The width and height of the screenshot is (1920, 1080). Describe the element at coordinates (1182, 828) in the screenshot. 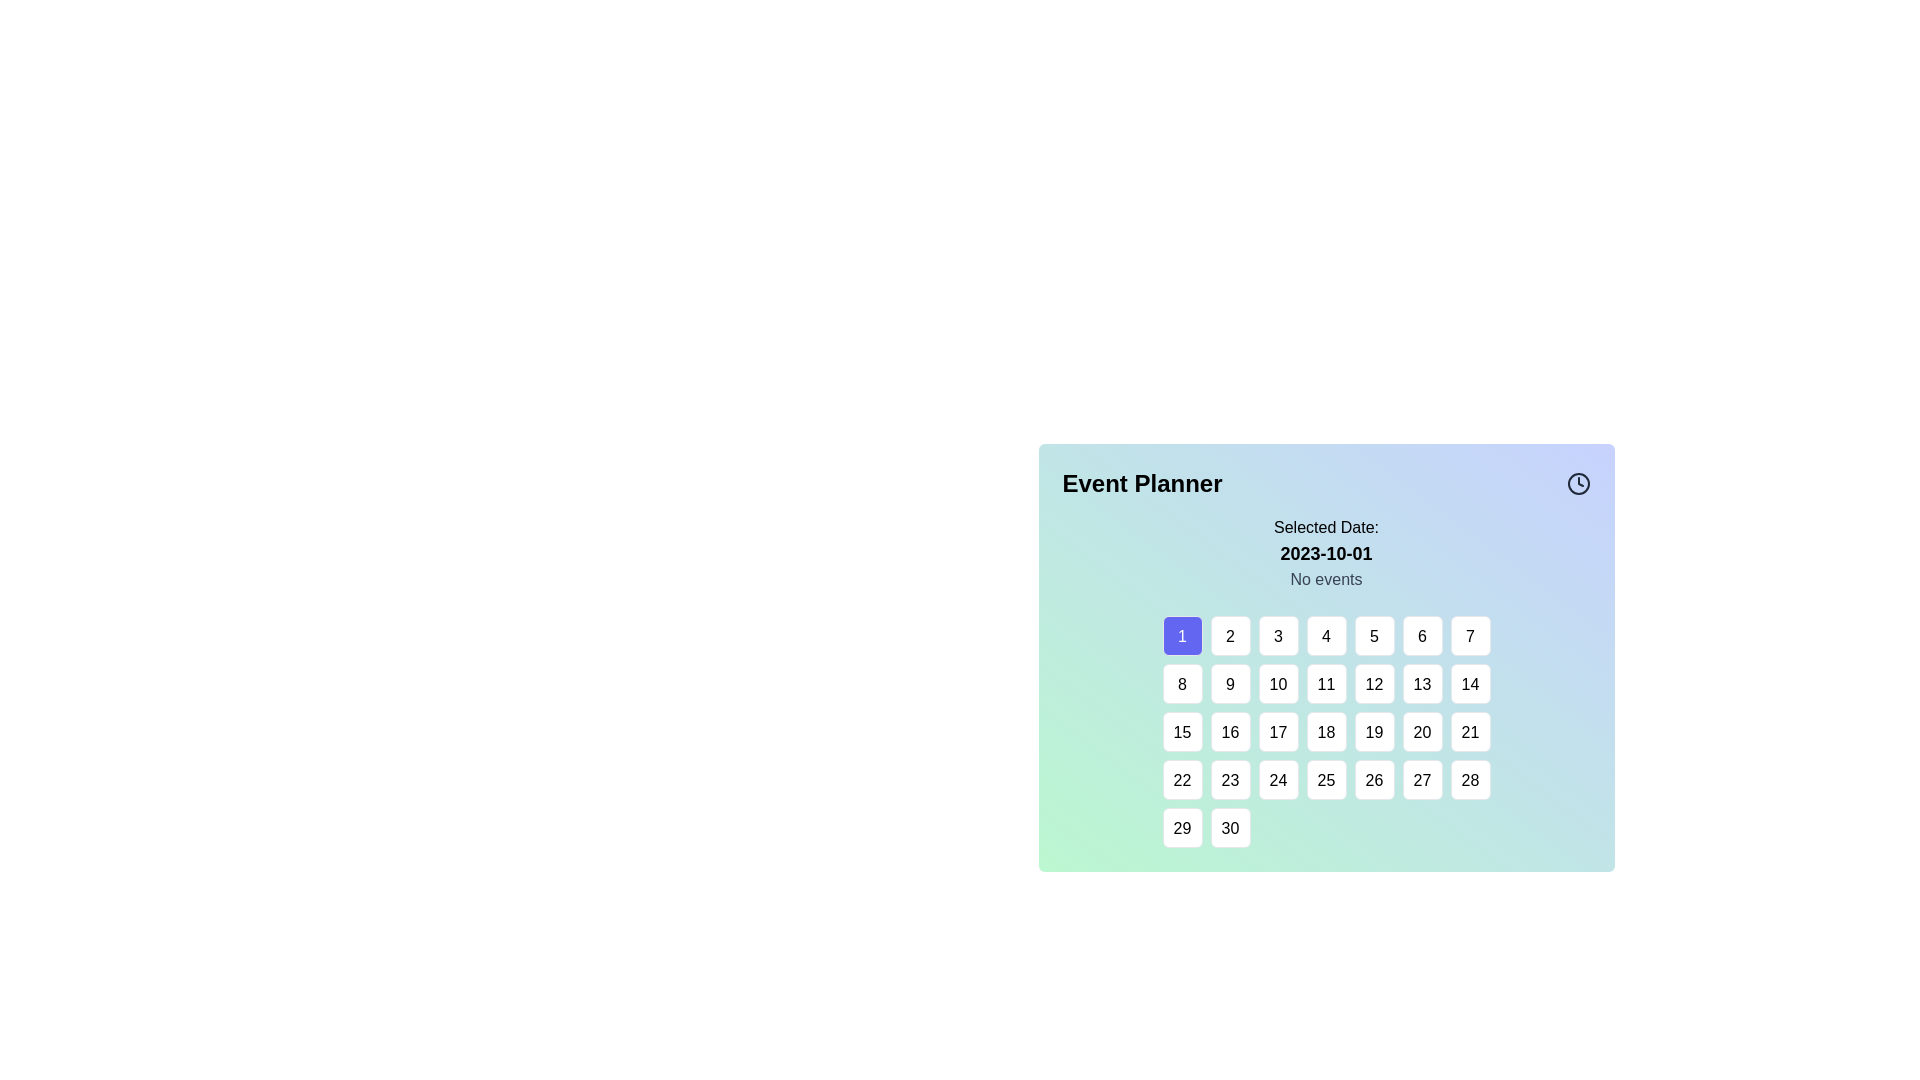

I see `the square button displaying the number '29' located at the bottom-left corner of the calendar interface to enable navigation interactions` at that location.